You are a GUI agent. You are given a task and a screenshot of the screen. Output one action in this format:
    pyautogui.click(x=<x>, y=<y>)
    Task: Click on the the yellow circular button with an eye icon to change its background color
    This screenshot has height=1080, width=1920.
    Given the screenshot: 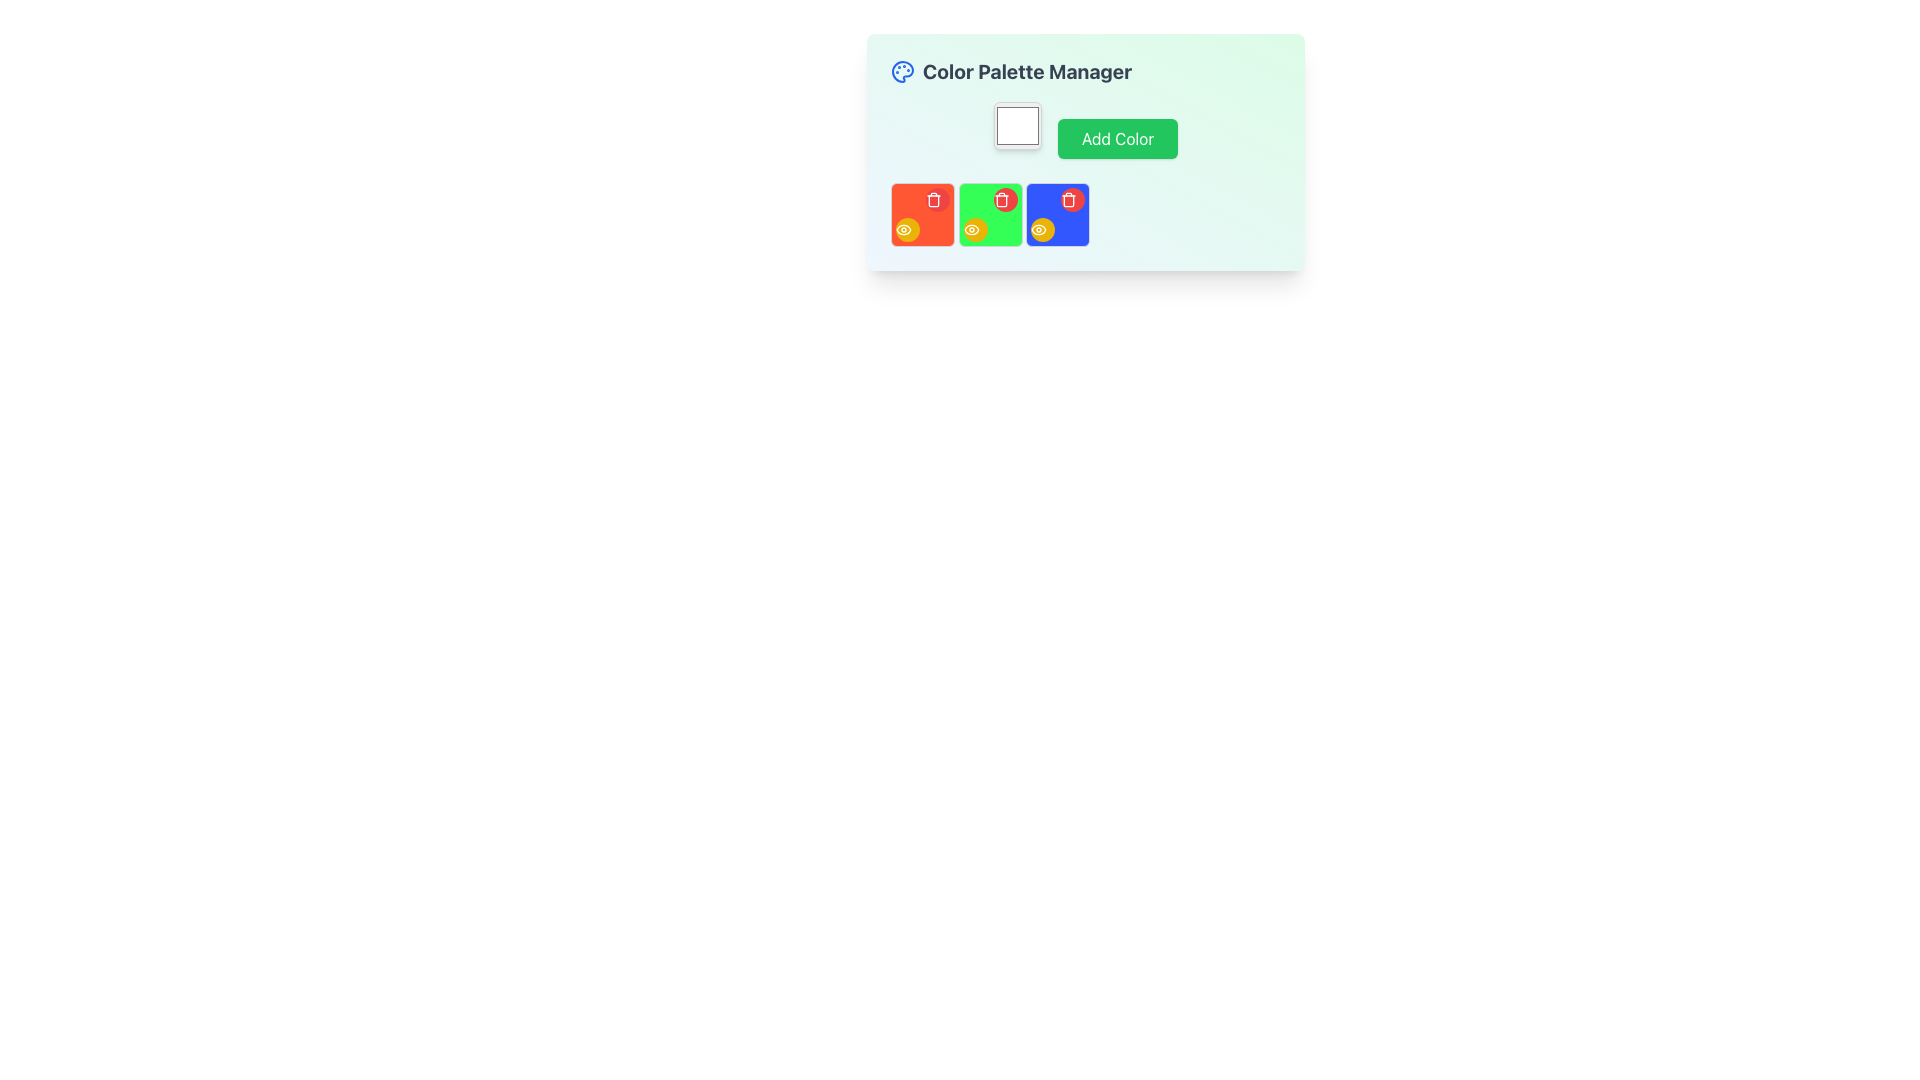 What is the action you would take?
    pyautogui.click(x=975, y=229)
    